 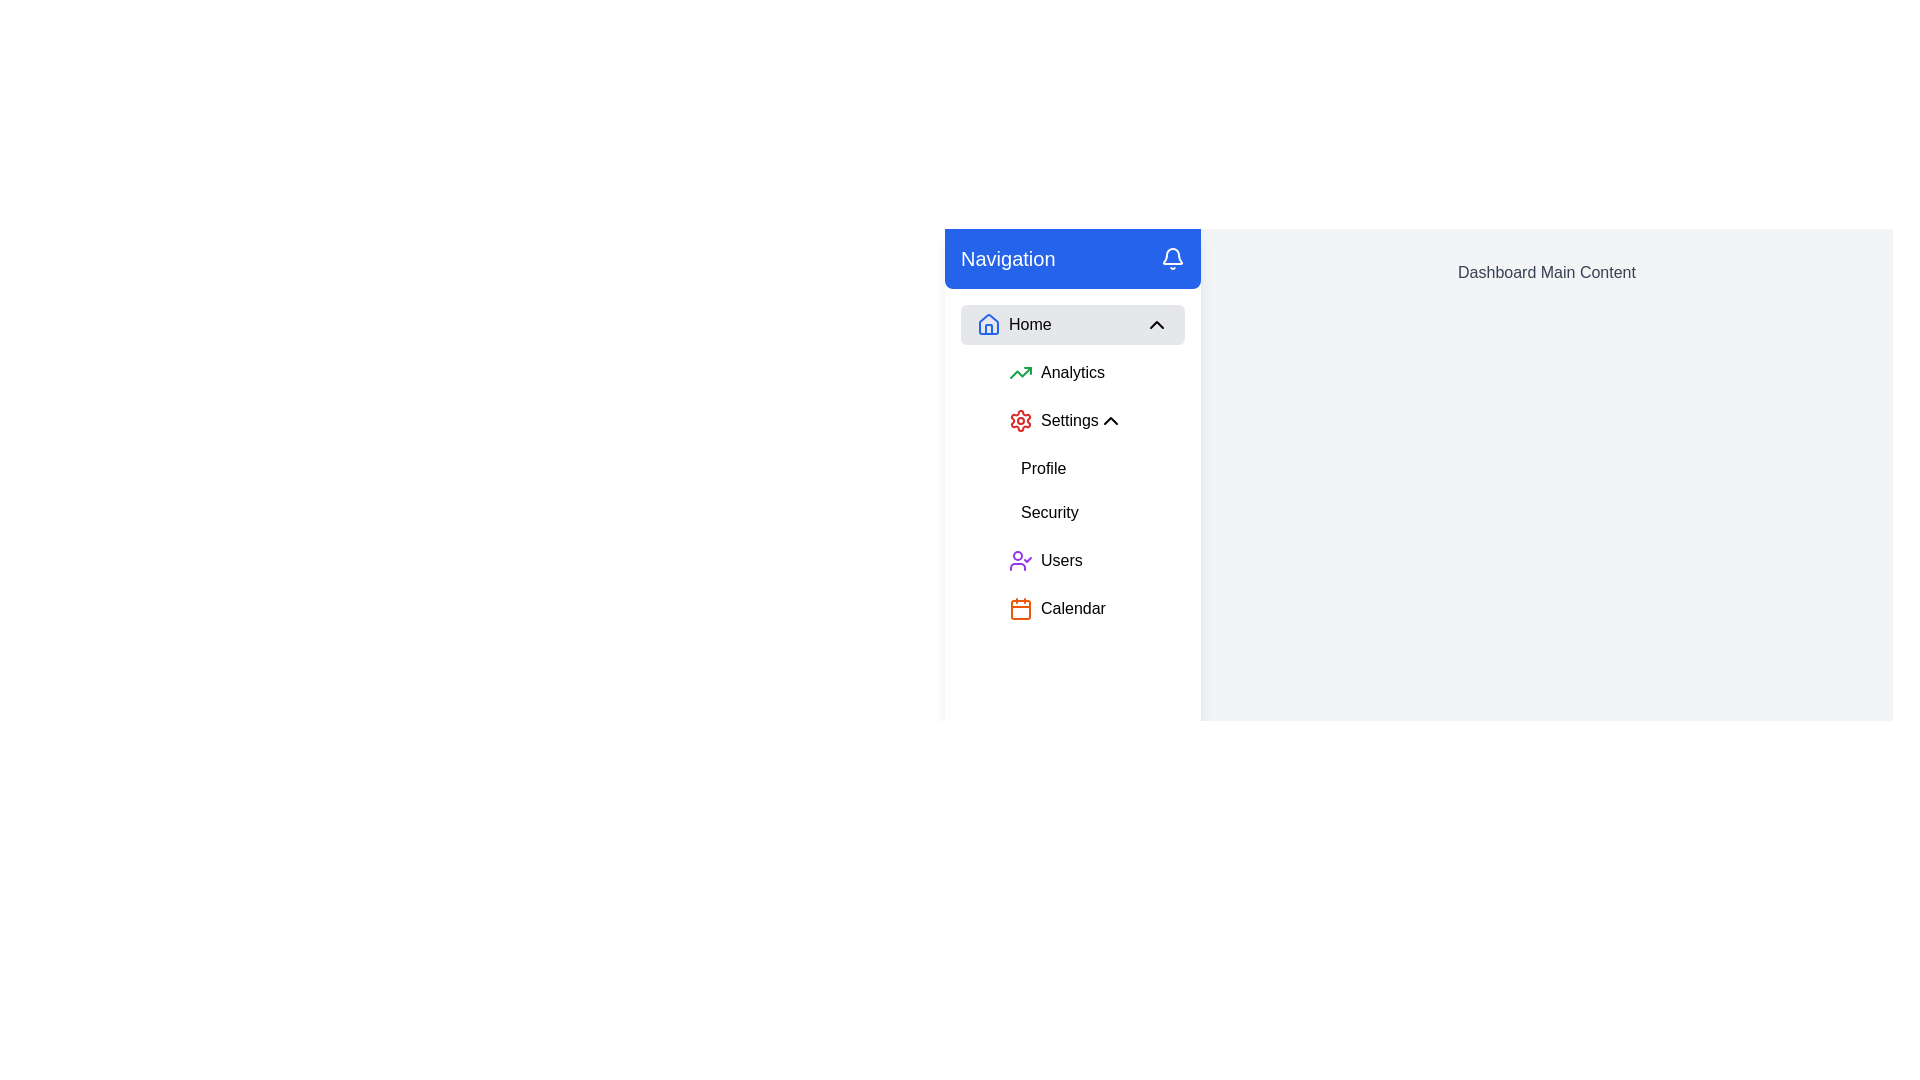 What do you see at coordinates (1021, 419) in the screenshot?
I see `the 'Settings' icon located in the vertical navigation menu, which is the second item from the top under the 'Home' section` at bounding box center [1021, 419].